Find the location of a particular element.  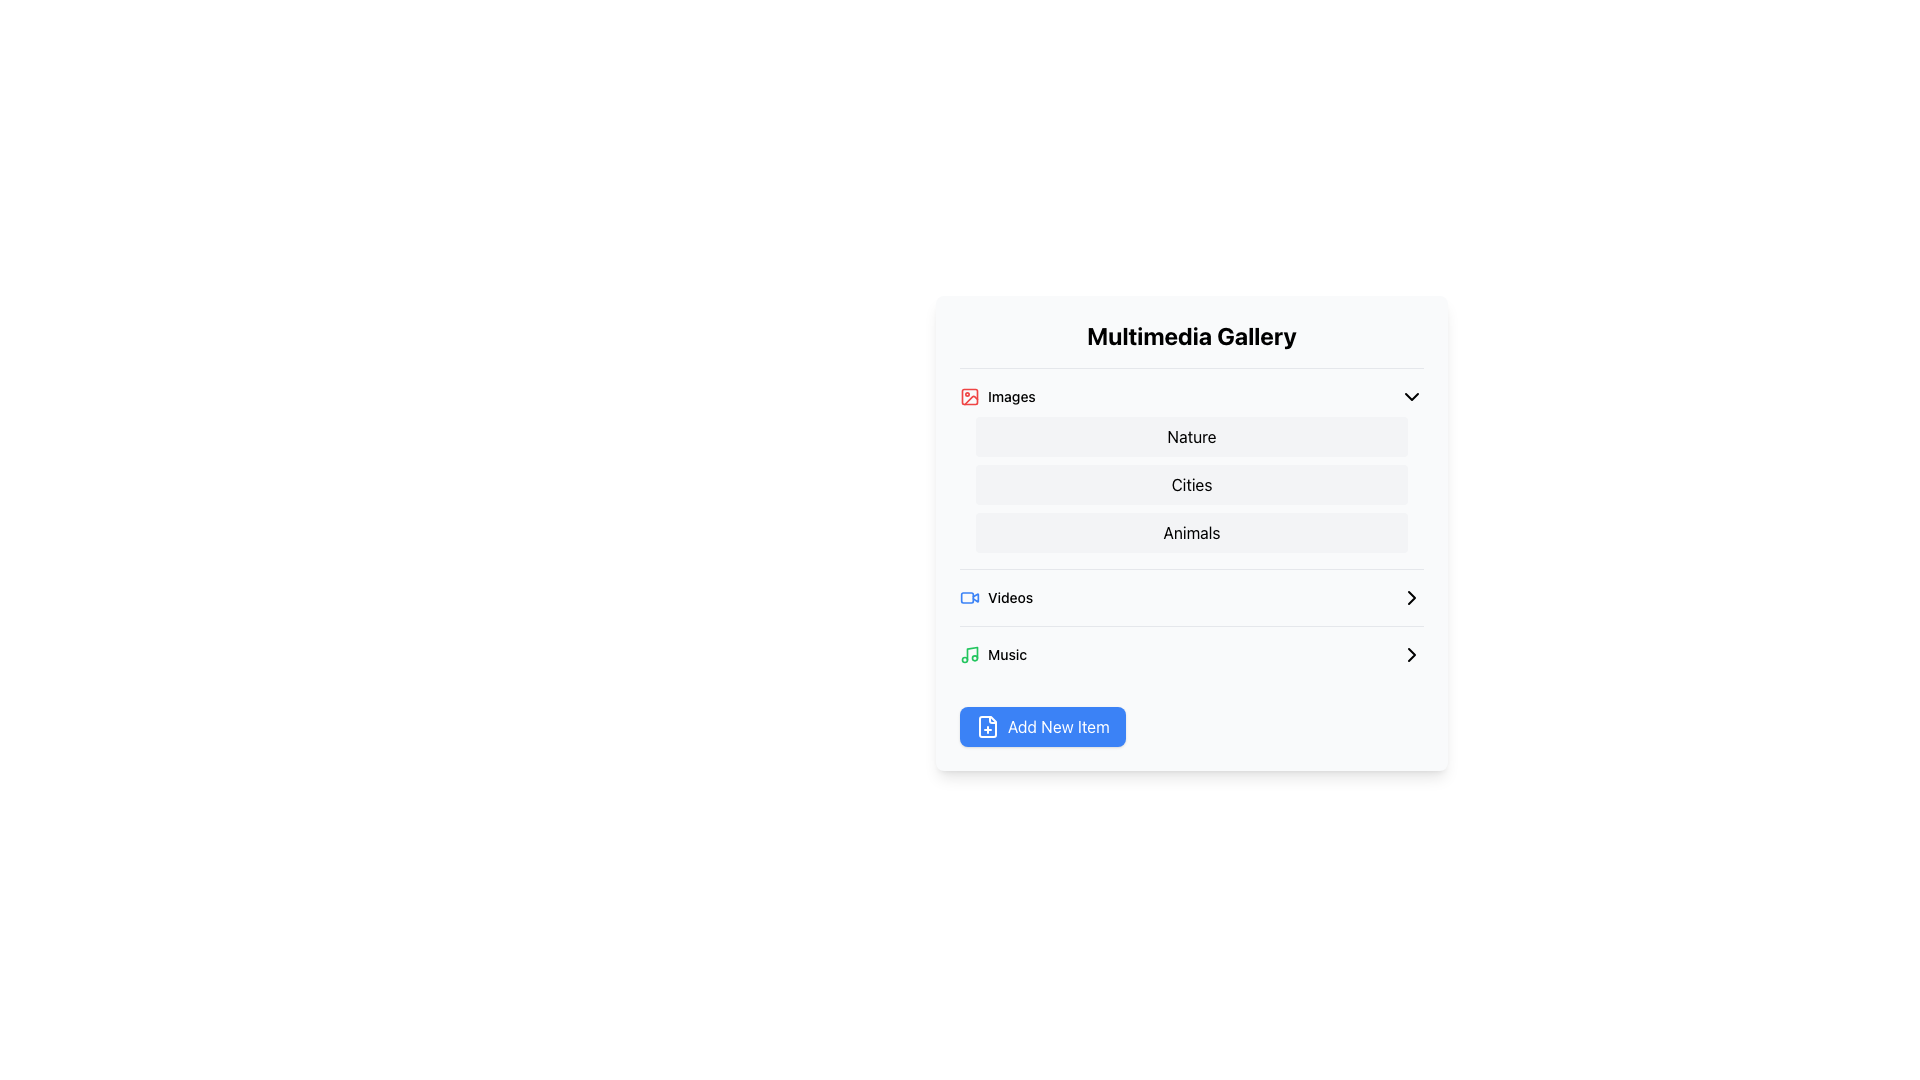

the selectable button for 'Animals' located in the Multimedia Gallery under the Images section, which is the third item in the list is located at coordinates (1191, 531).